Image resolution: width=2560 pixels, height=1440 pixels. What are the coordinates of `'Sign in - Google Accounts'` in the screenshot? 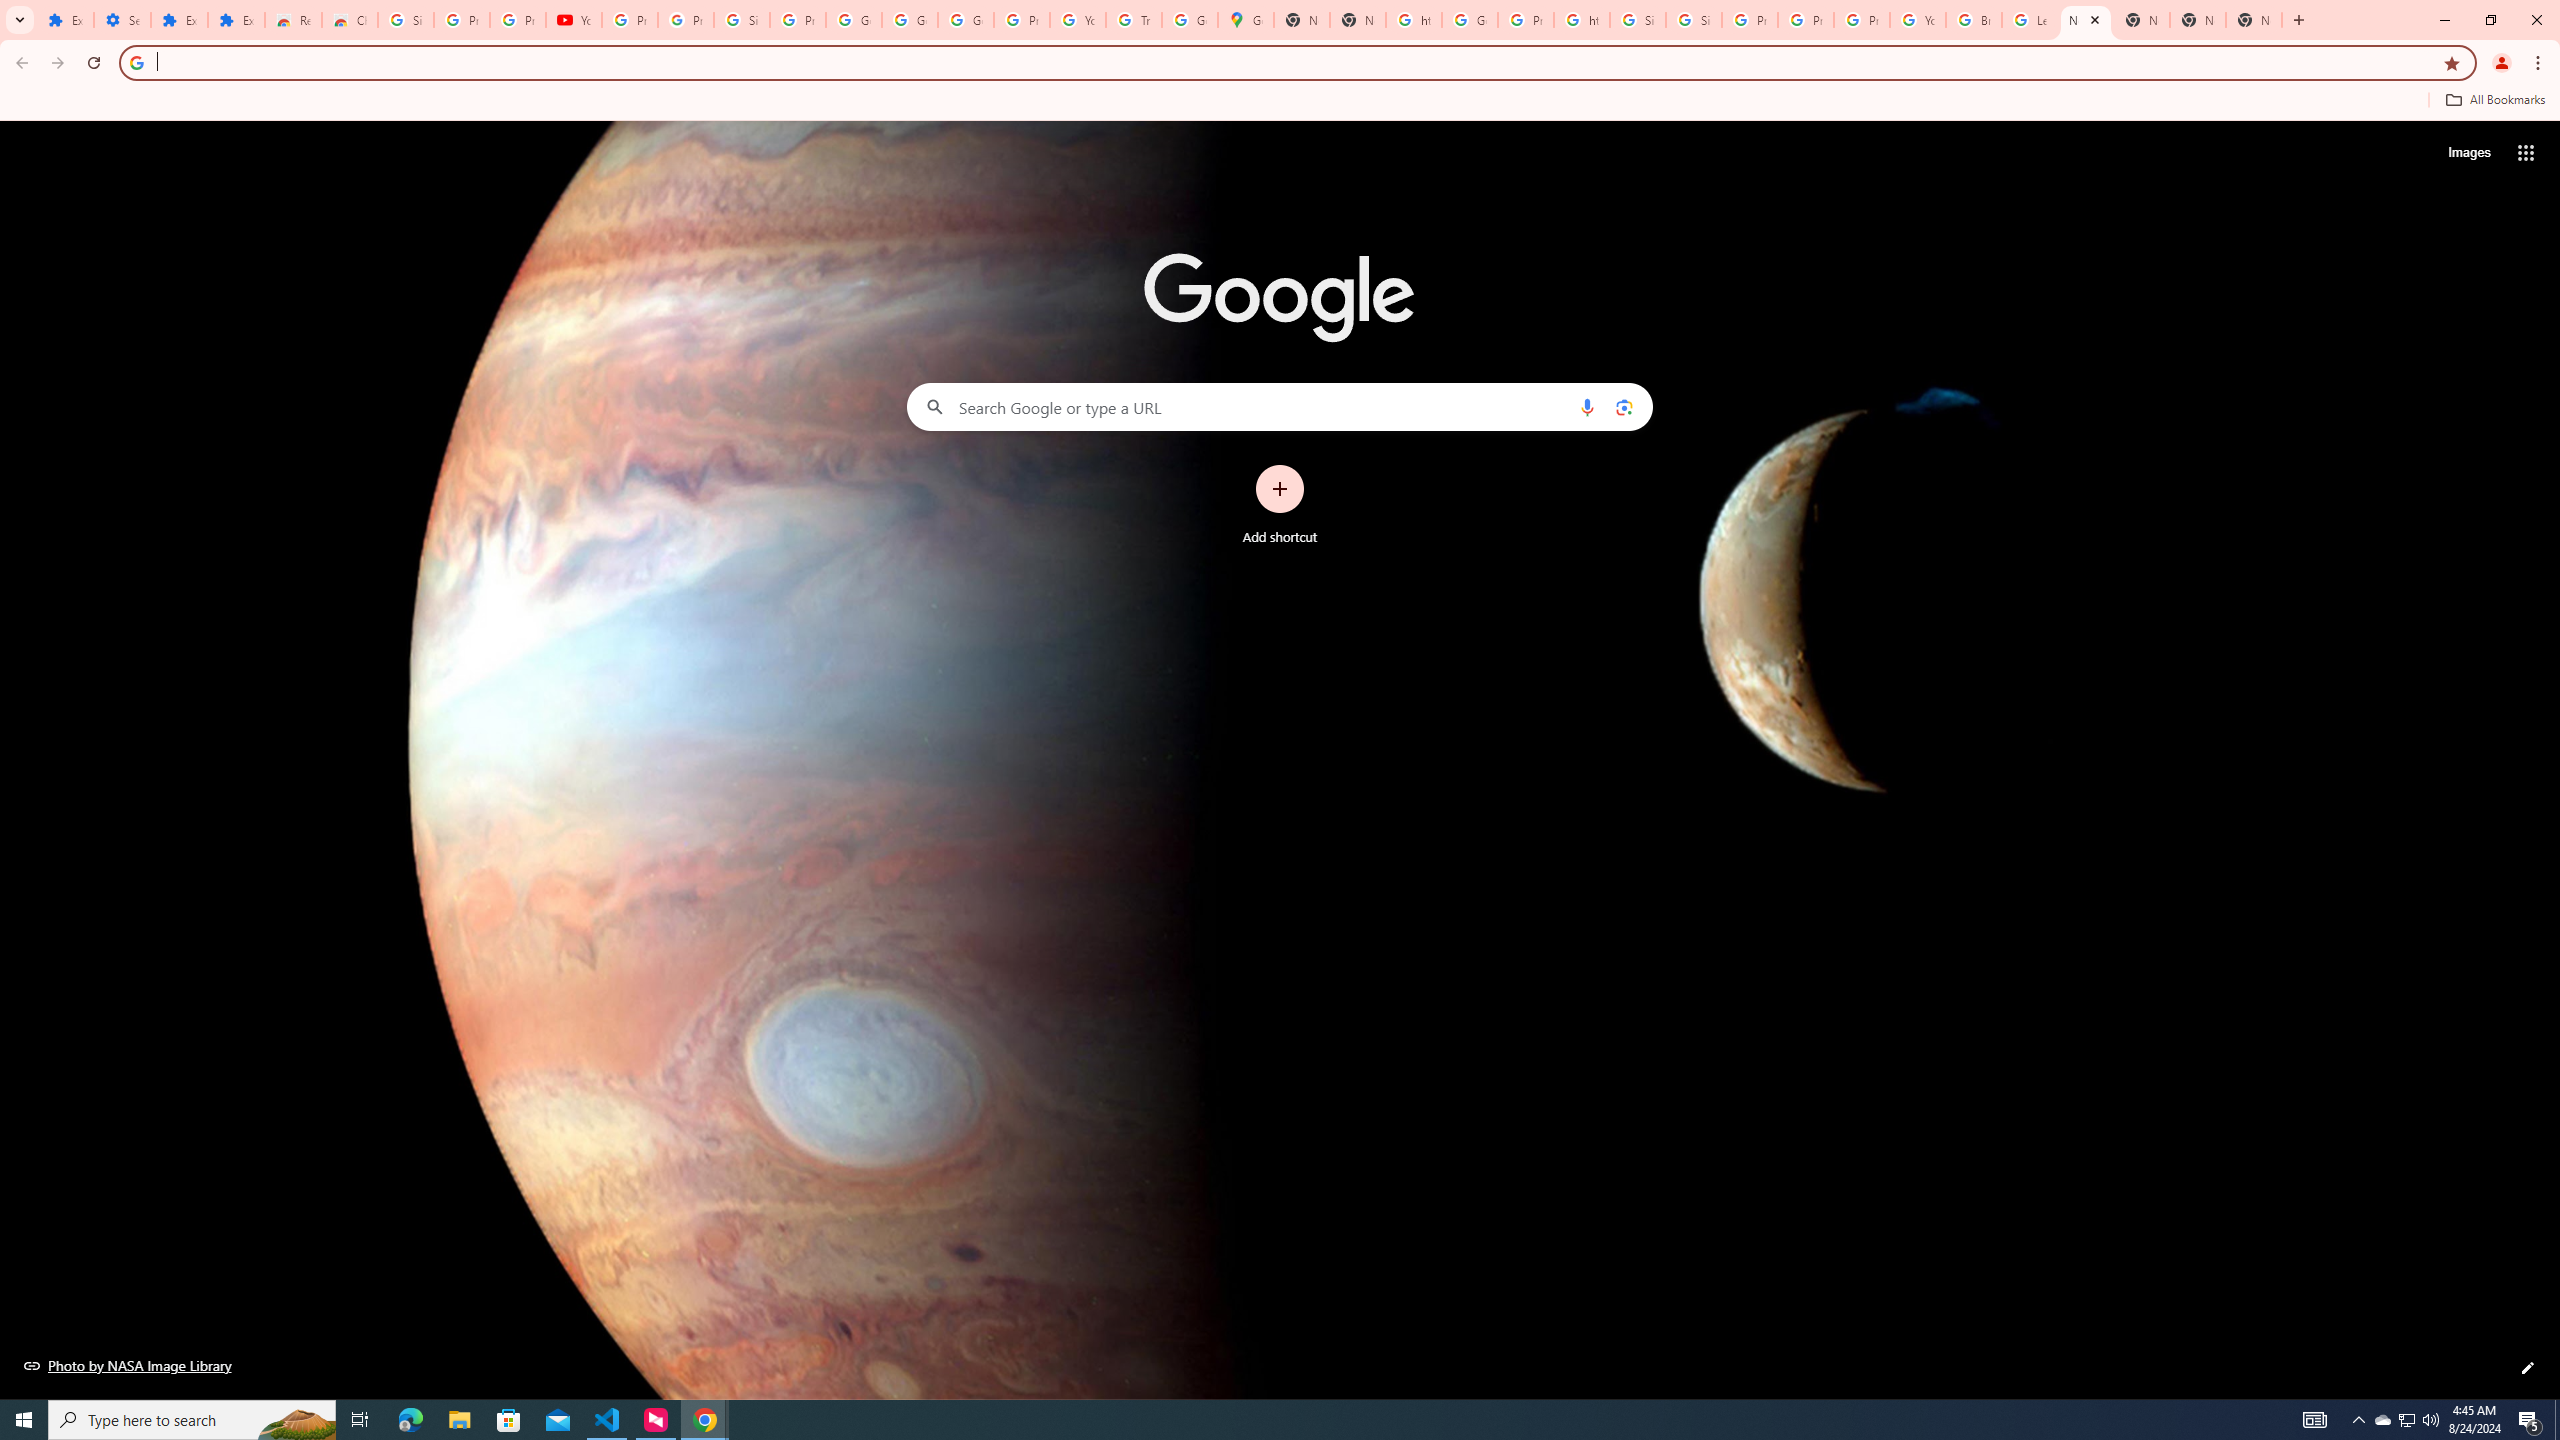 It's located at (1636, 19).